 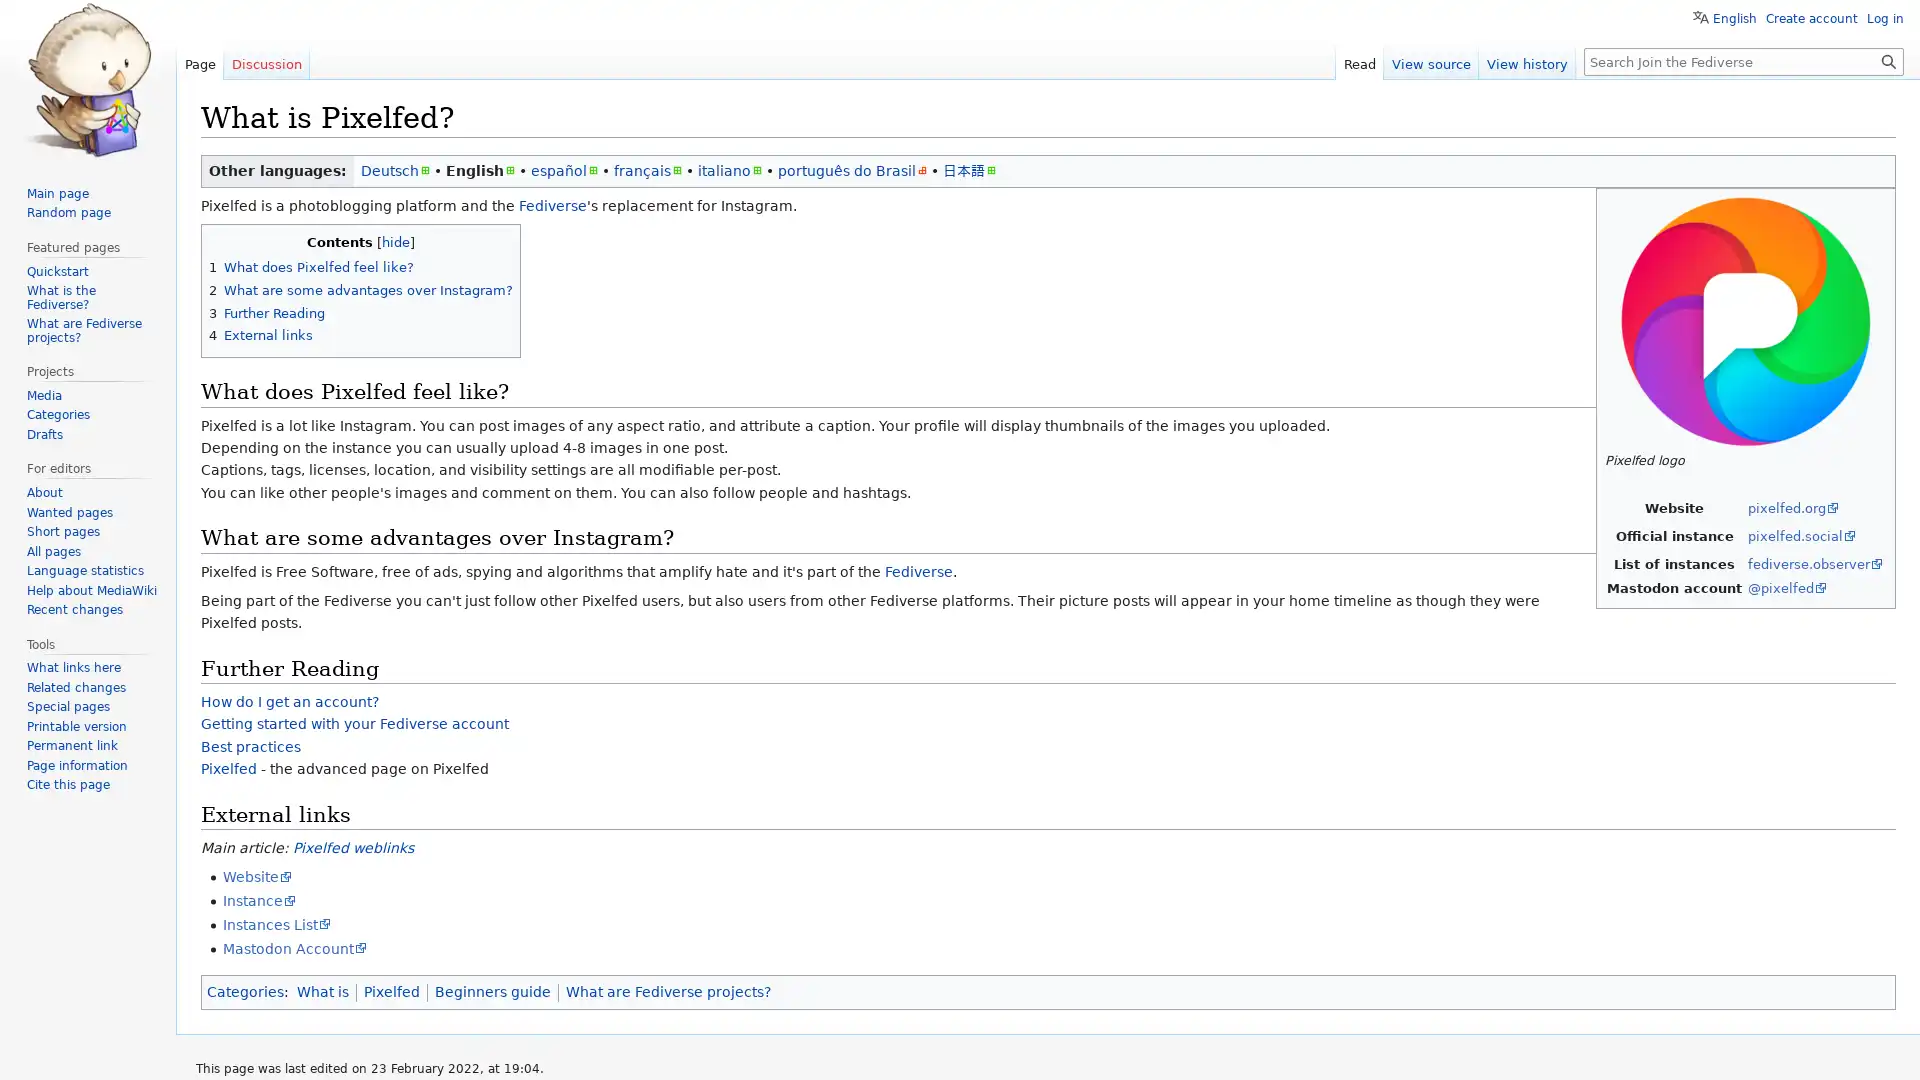 What do you see at coordinates (1888, 60) in the screenshot?
I see `Search` at bounding box center [1888, 60].